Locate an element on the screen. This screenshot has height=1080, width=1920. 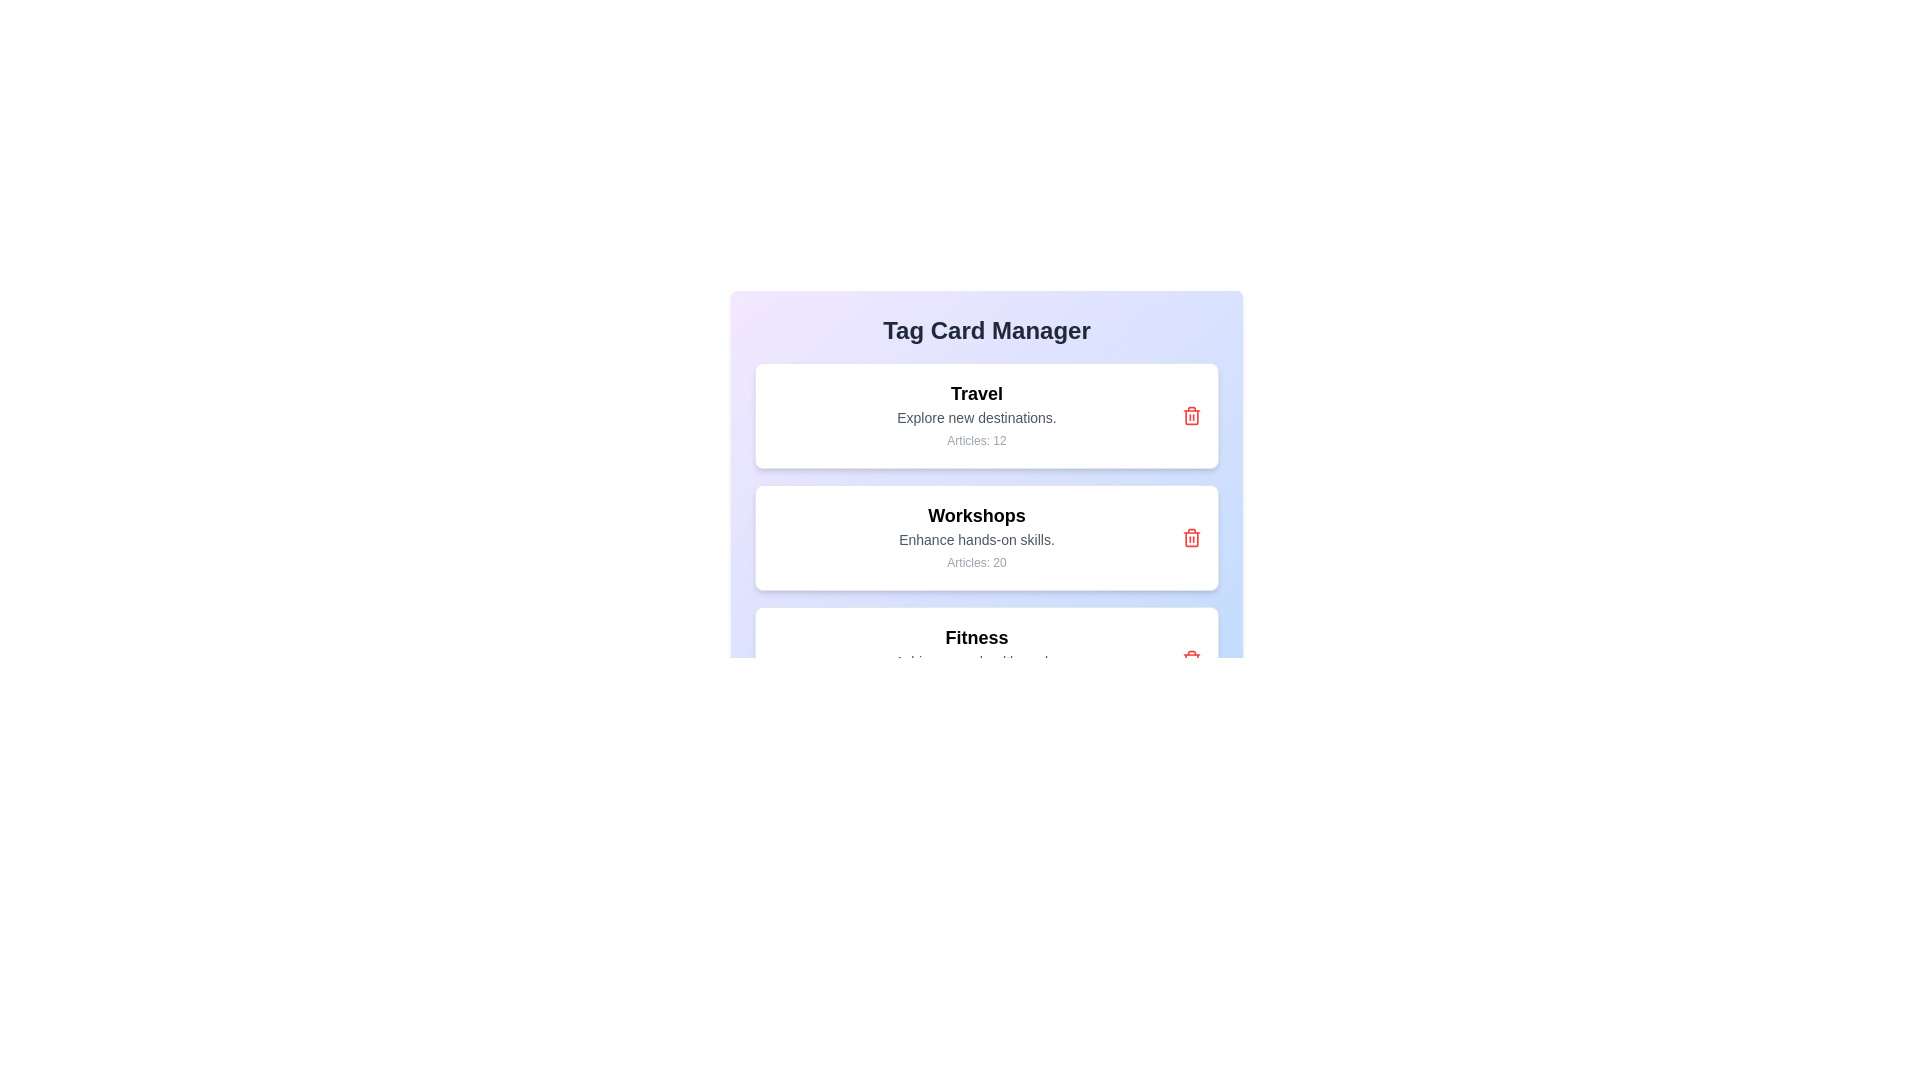
delete button for the tag labeled Workshops is located at coordinates (1191, 536).